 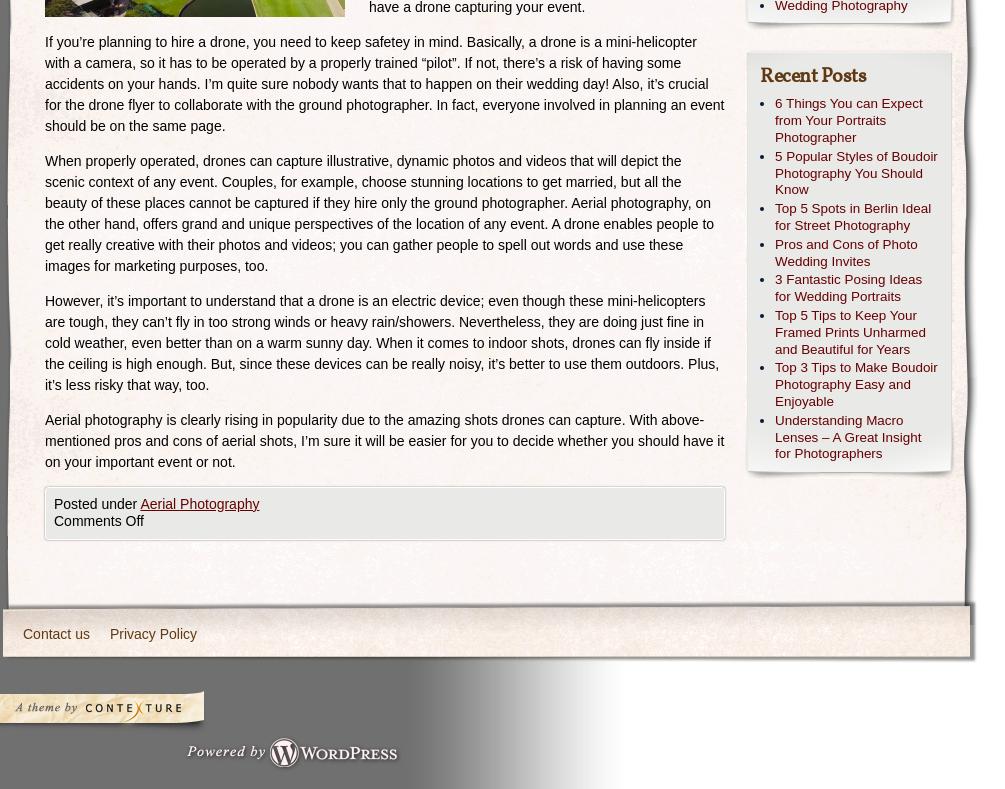 What do you see at coordinates (382, 341) in the screenshot?
I see `'However, it’s important to understand that a drone is an electric device; even though these mini-helicopters are tough, they can’t fly in too strong winds or heavy rain/showers. Nevertheless, they are doing just fine in cold weather, even better than on a warm sunny day. When it comes to indoor shots, drones can fly inside if the ceiling is high enough. But, since these devices can be really noisy, it’s better to use them outdoors. Plus, it’s less risky that way, too.'` at bounding box center [382, 341].